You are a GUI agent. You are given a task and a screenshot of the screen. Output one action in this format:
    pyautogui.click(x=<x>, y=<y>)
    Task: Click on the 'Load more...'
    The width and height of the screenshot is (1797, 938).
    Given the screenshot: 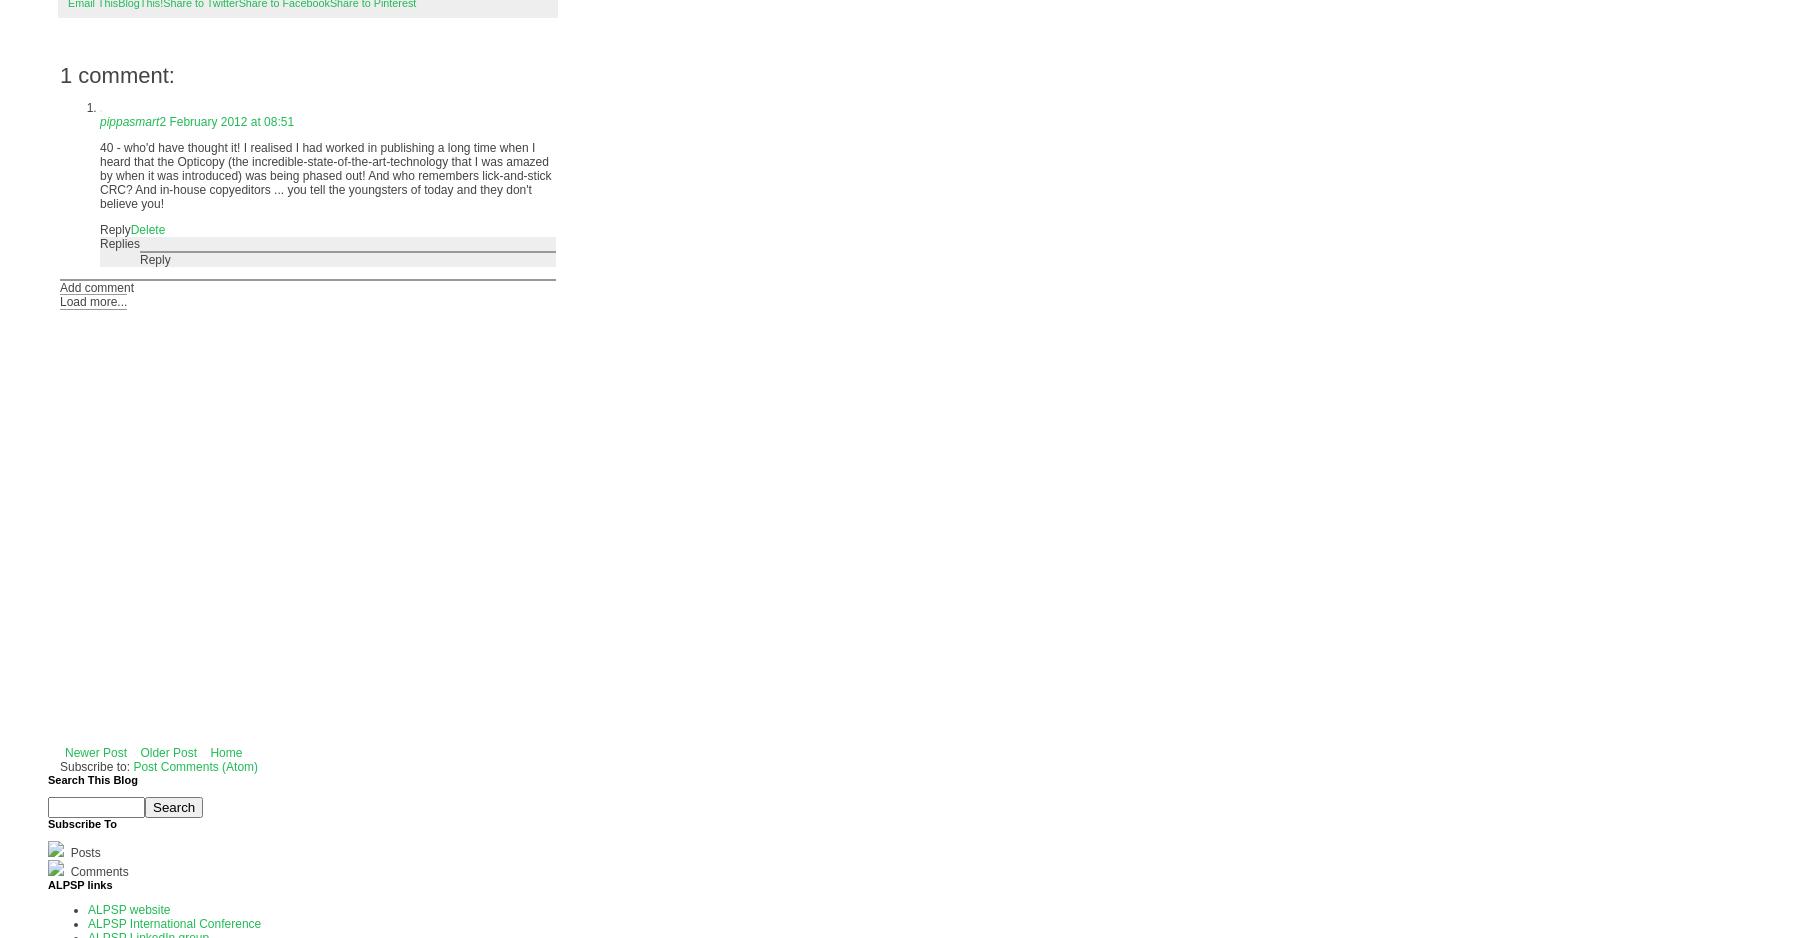 What is the action you would take?
    pyautogui.click(x=59, y=302)
    